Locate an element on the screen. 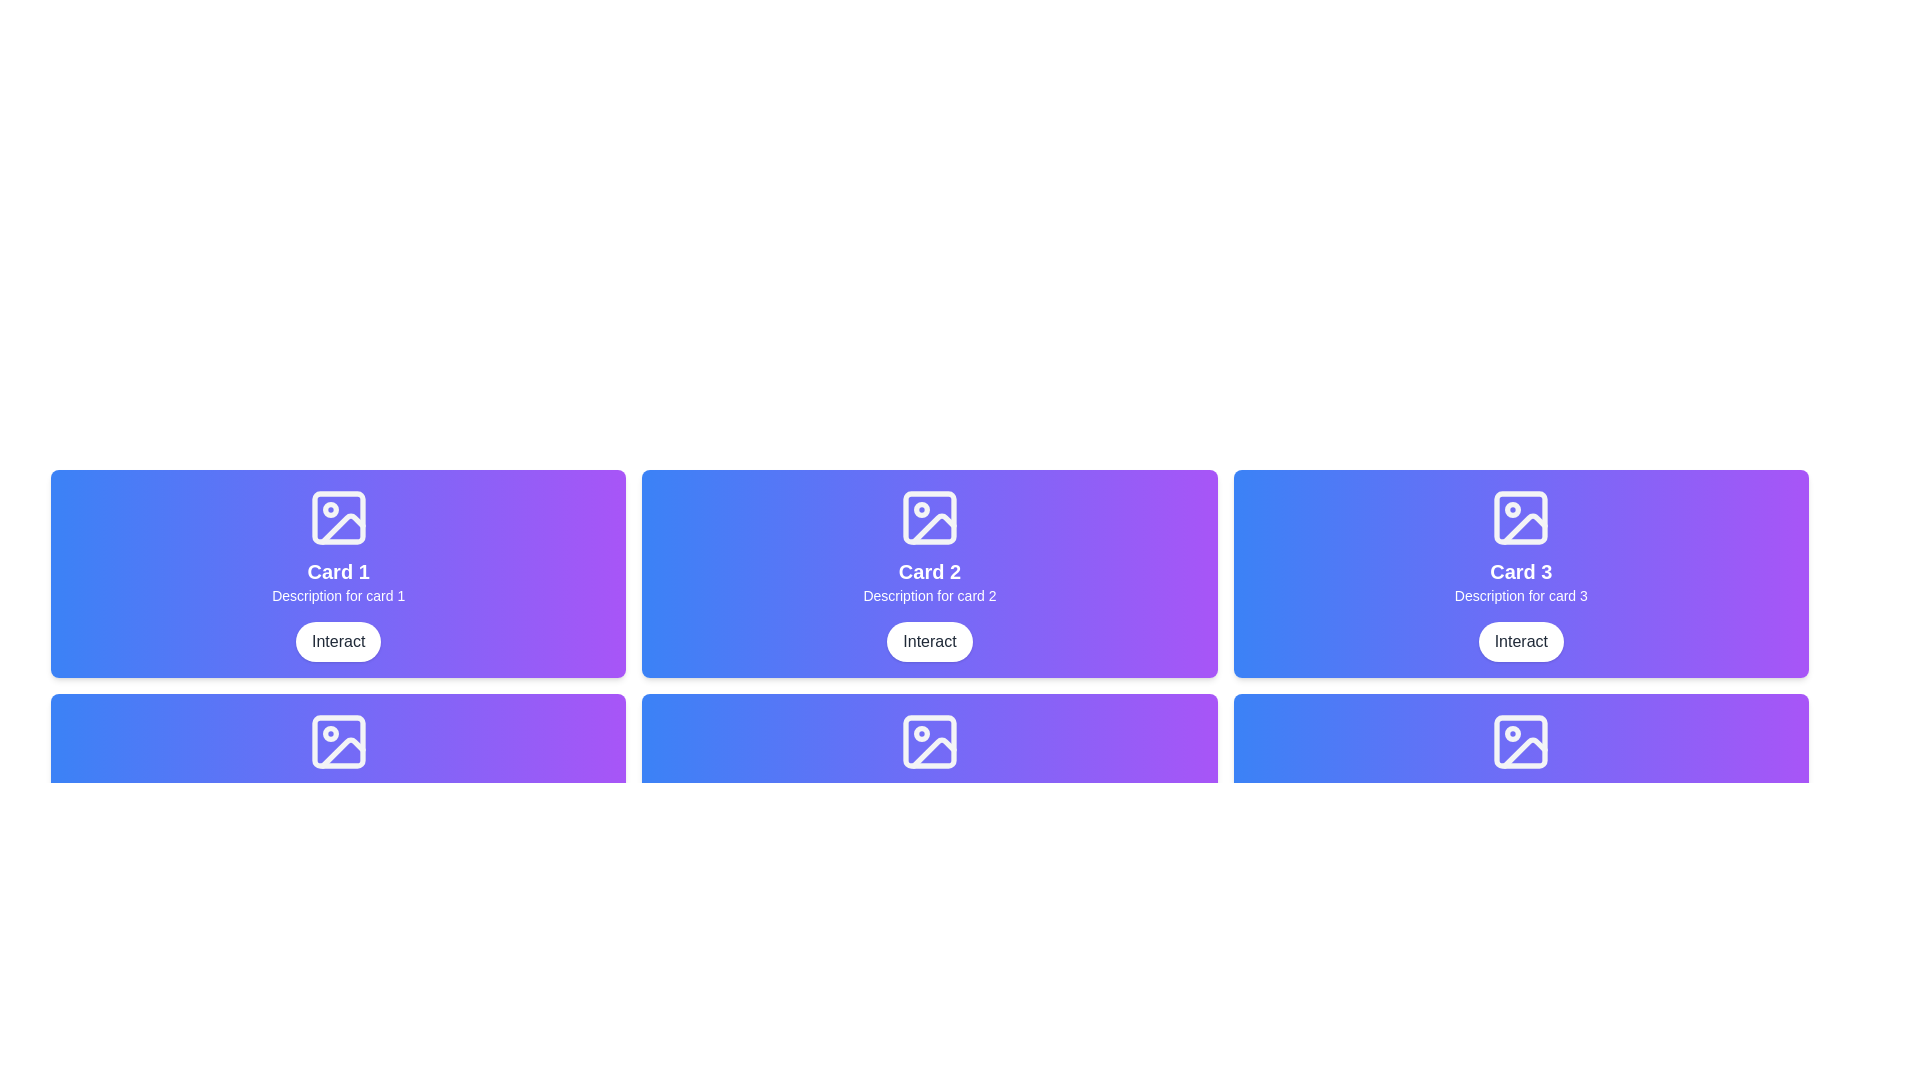  the icon represented by a rectangular frame with a stylized picture and a small circular shape at the top-left corner, located on the gradient blue-to-purple background in the top section of the rightmost card in the top row is located at coordinates (1520, 516).